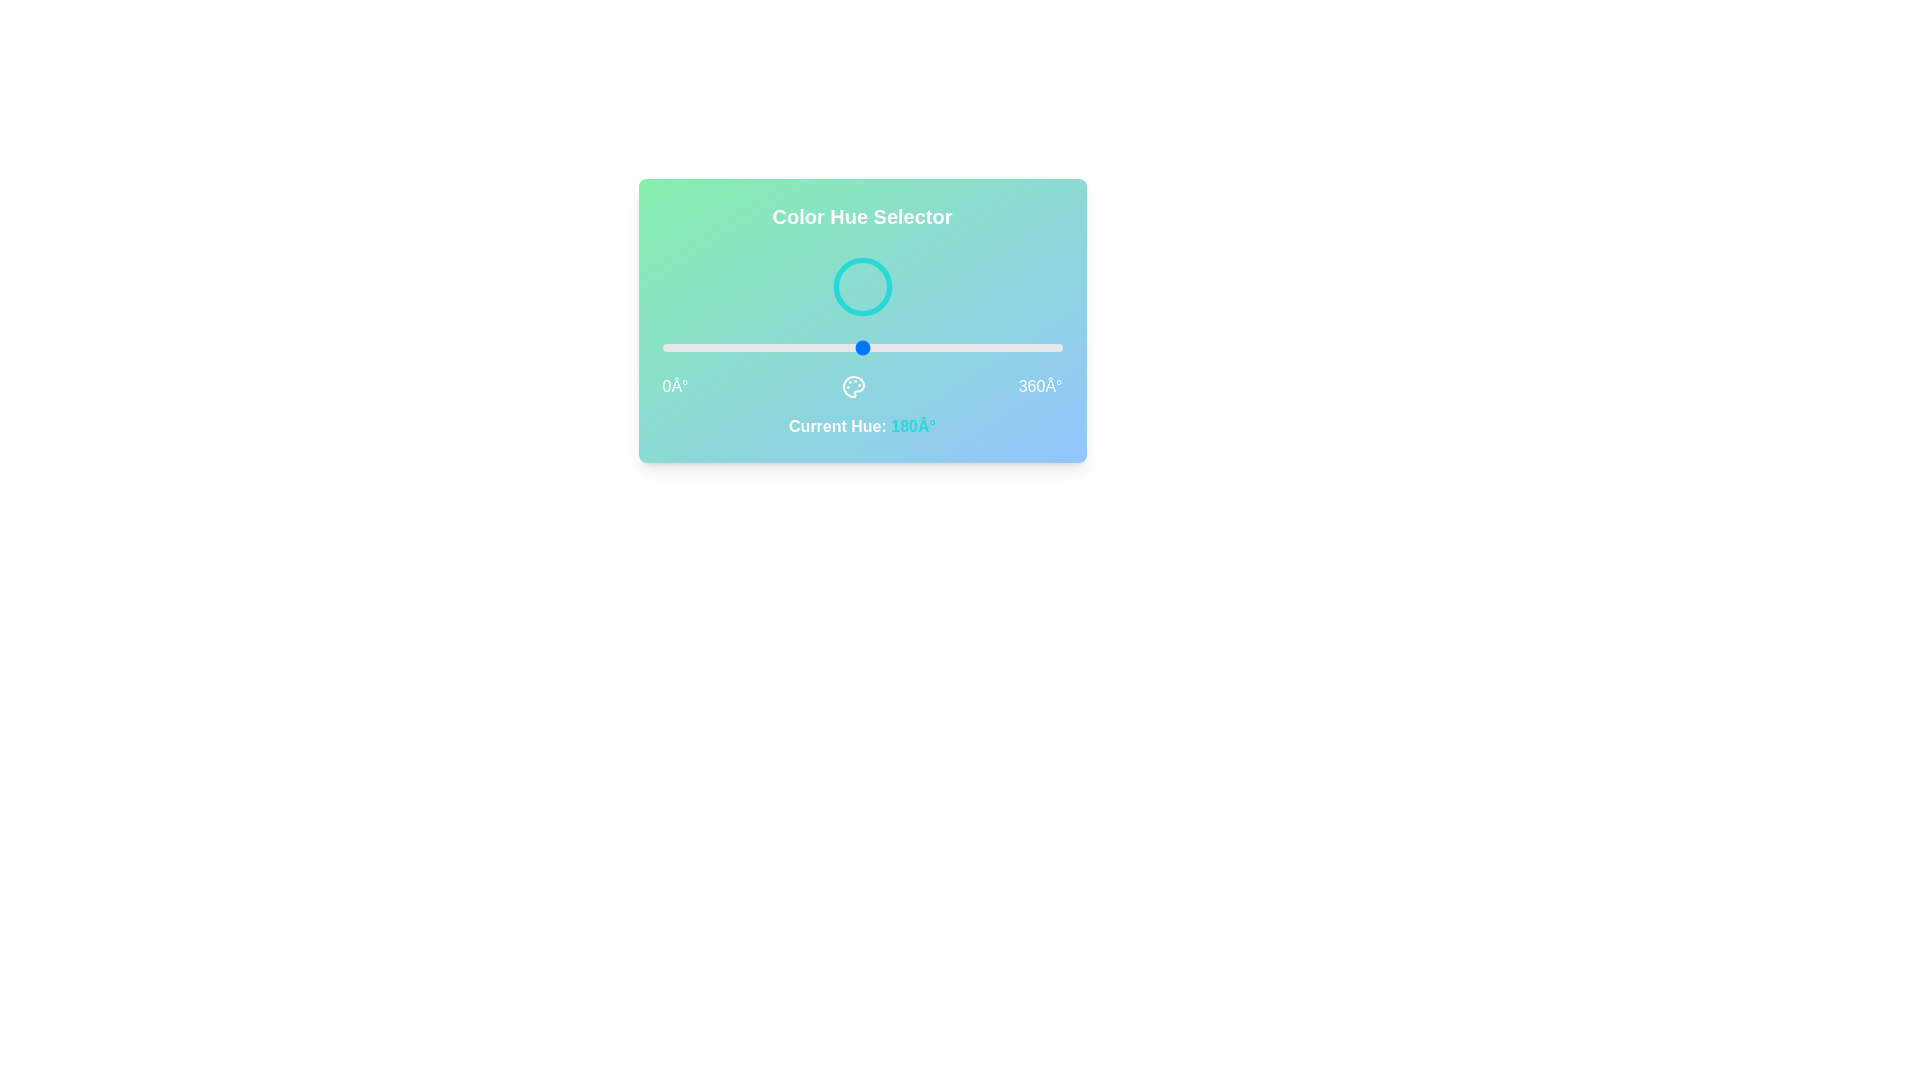 This screenshot has height=1080, width=1920. Describe the element at coordinates (854, 346) in the screenshot. I see `the hue to 173° by dragging the slider` at that location.